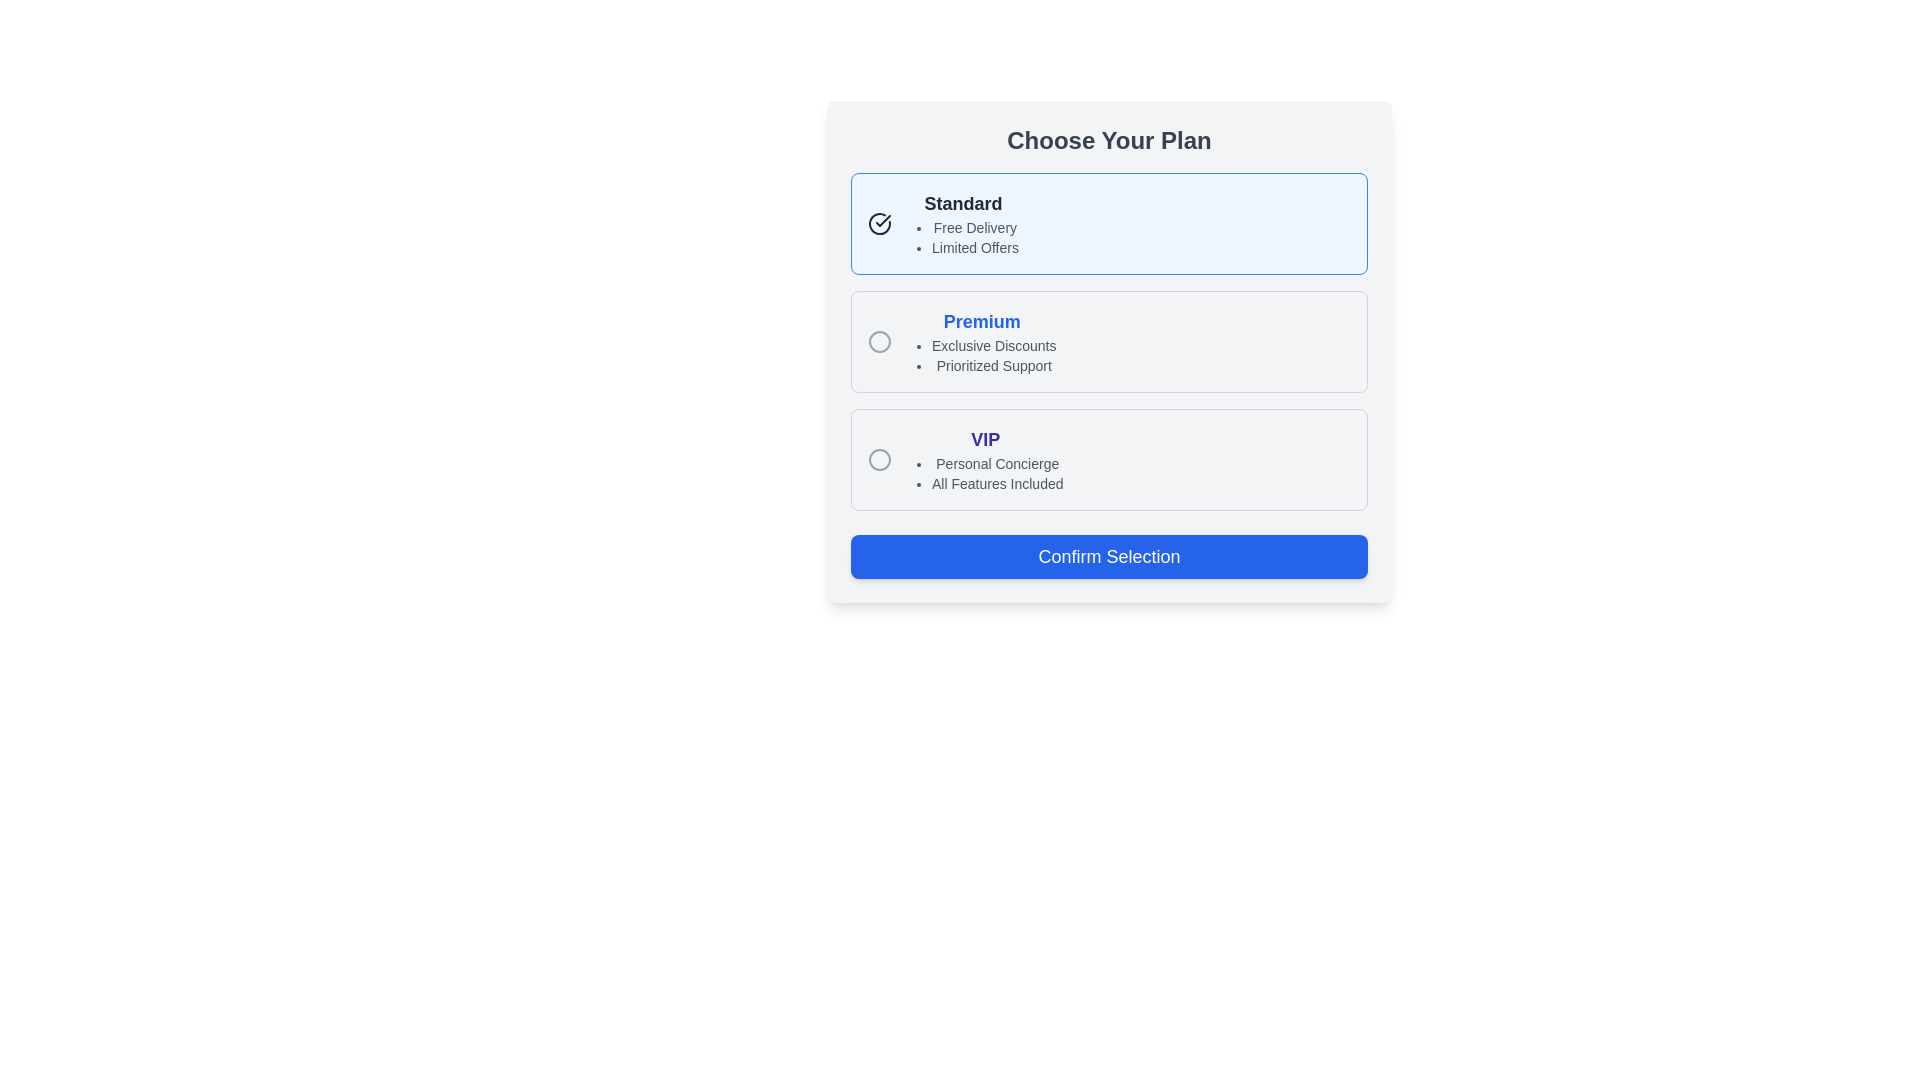 The width and height of the screenshot is (1920, 1080). I want to click on the information text describing a feature or benefit included within the 'VIP' plan, located just above the description 'All Features Included' on the pricing plan card, so click(997, 463).